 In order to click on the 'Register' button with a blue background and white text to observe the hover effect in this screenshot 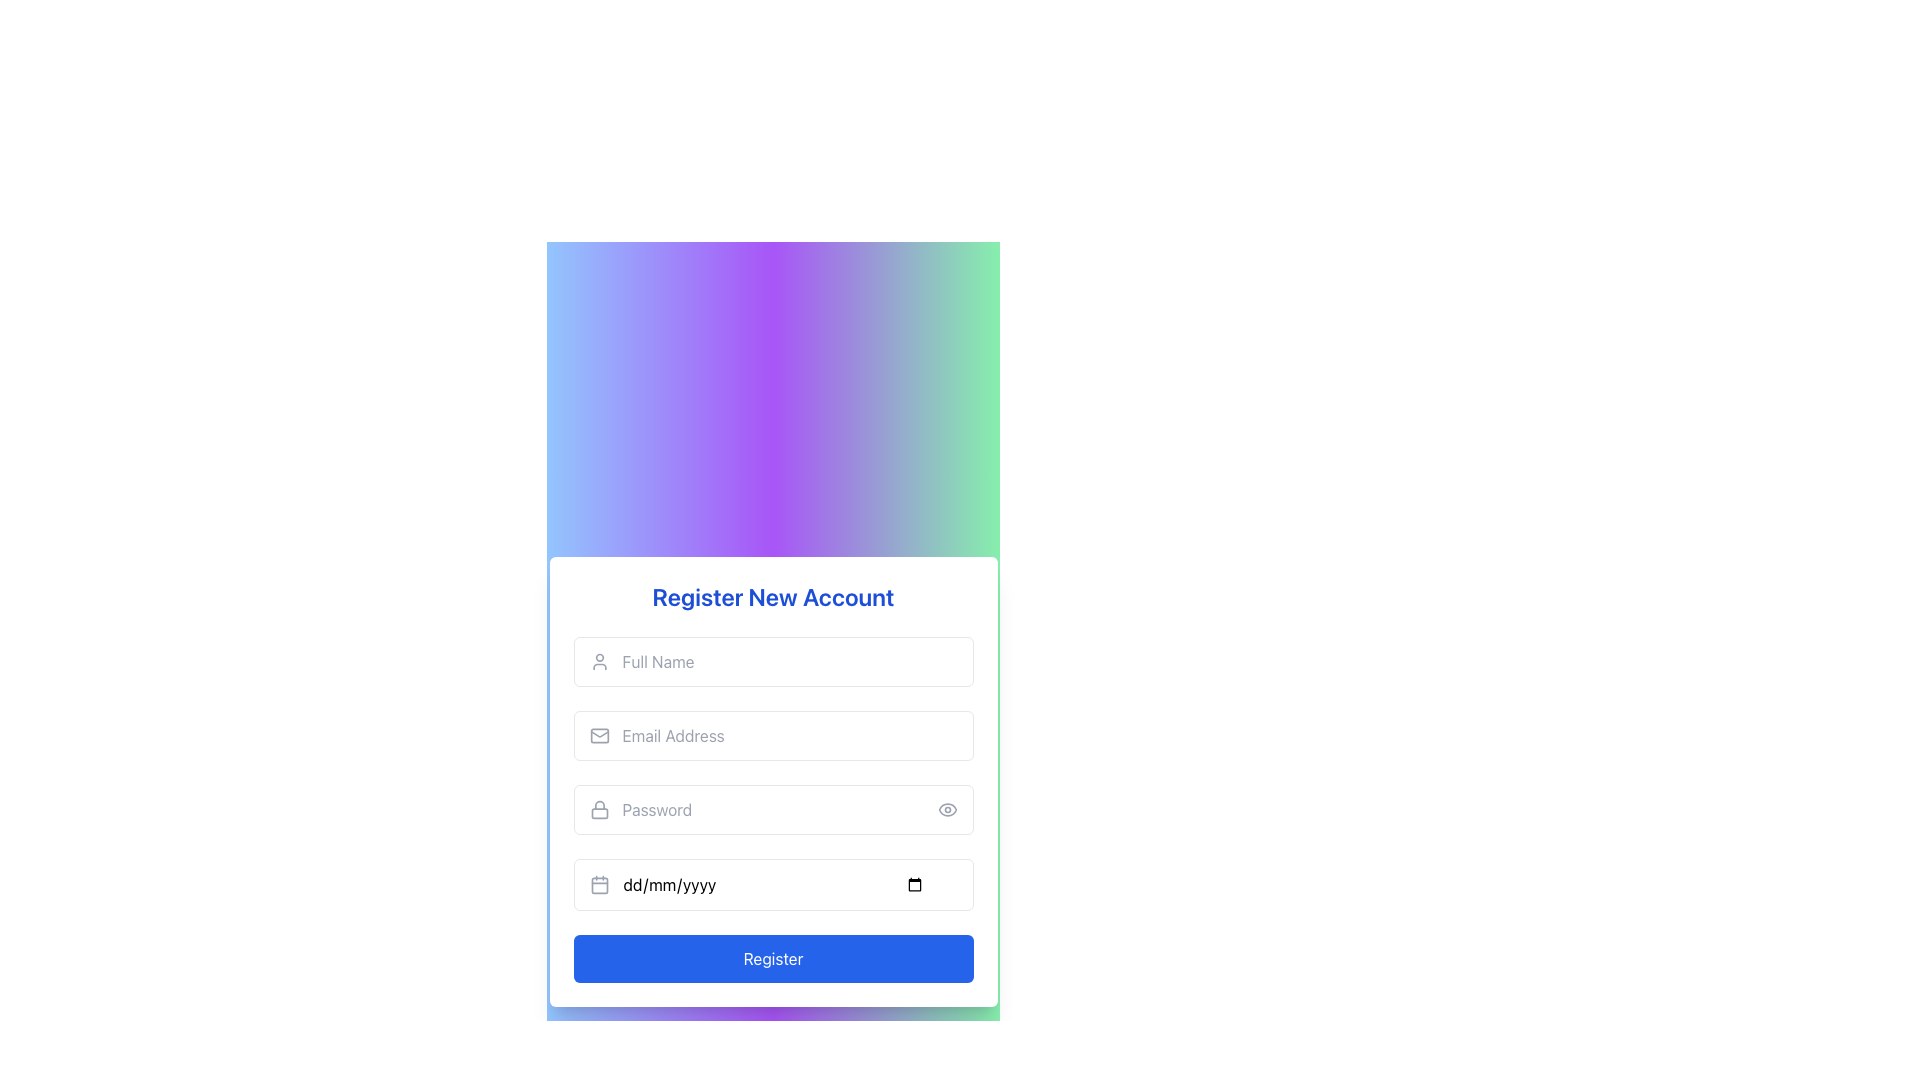, I will do `click(772, 958)`.